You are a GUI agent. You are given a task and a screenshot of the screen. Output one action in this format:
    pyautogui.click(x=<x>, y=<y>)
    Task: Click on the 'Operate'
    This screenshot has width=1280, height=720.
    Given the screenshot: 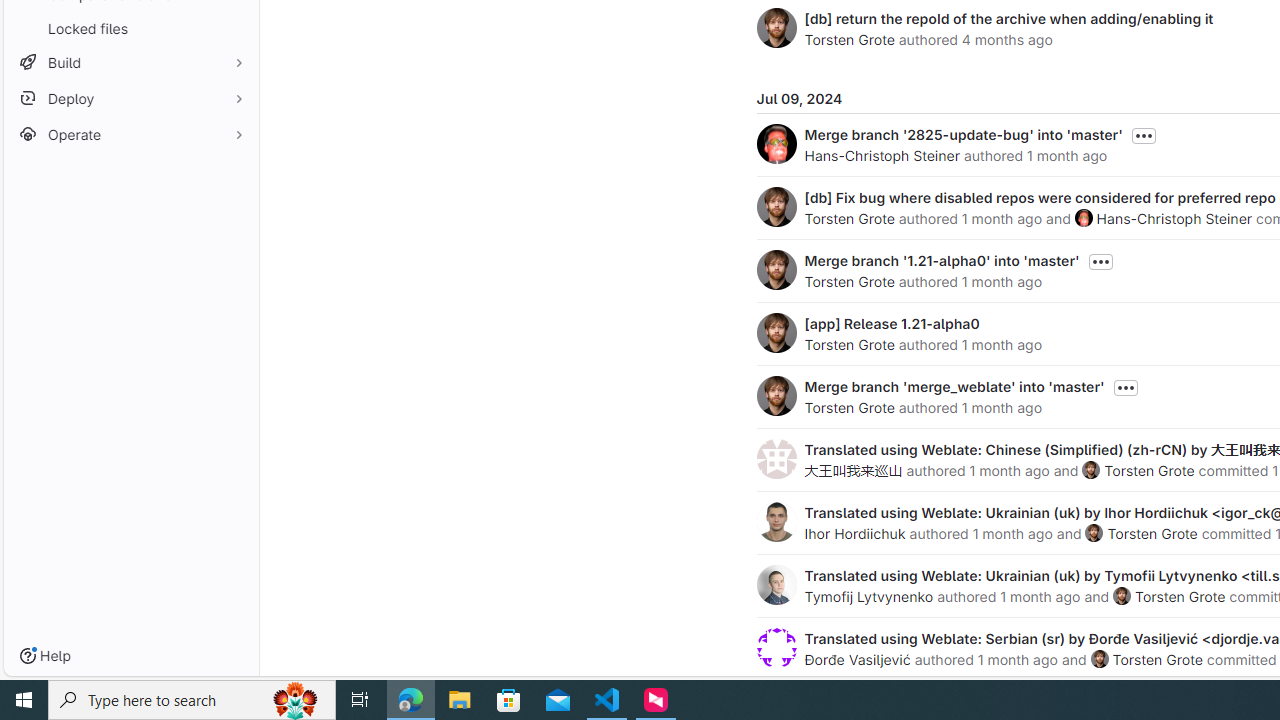 What is the action you would take?
    pyautogui.click(x=130, y=134)
    